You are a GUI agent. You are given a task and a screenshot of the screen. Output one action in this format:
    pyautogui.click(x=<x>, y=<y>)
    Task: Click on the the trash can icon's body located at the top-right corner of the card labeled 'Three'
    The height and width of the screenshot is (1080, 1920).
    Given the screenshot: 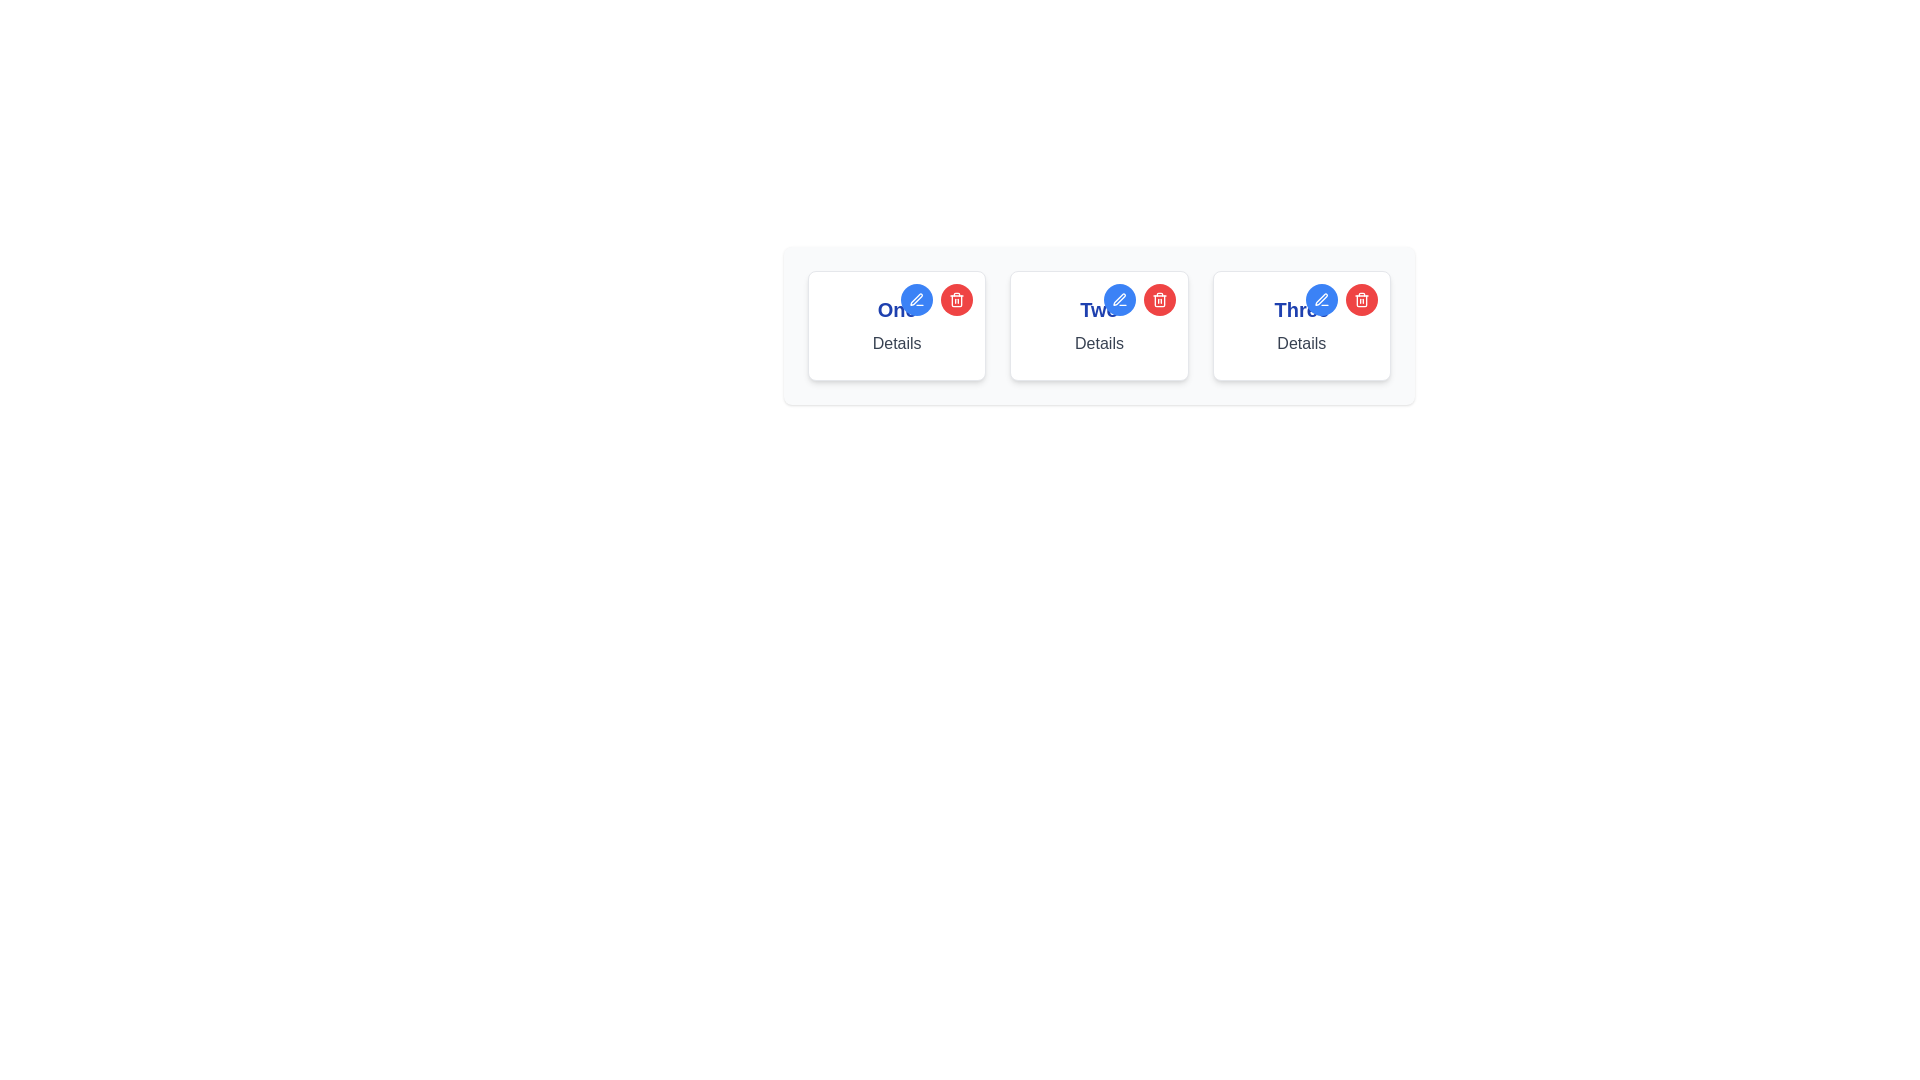 What is the action you would take?
    pyautogui.click(x=1361, y=301)
    